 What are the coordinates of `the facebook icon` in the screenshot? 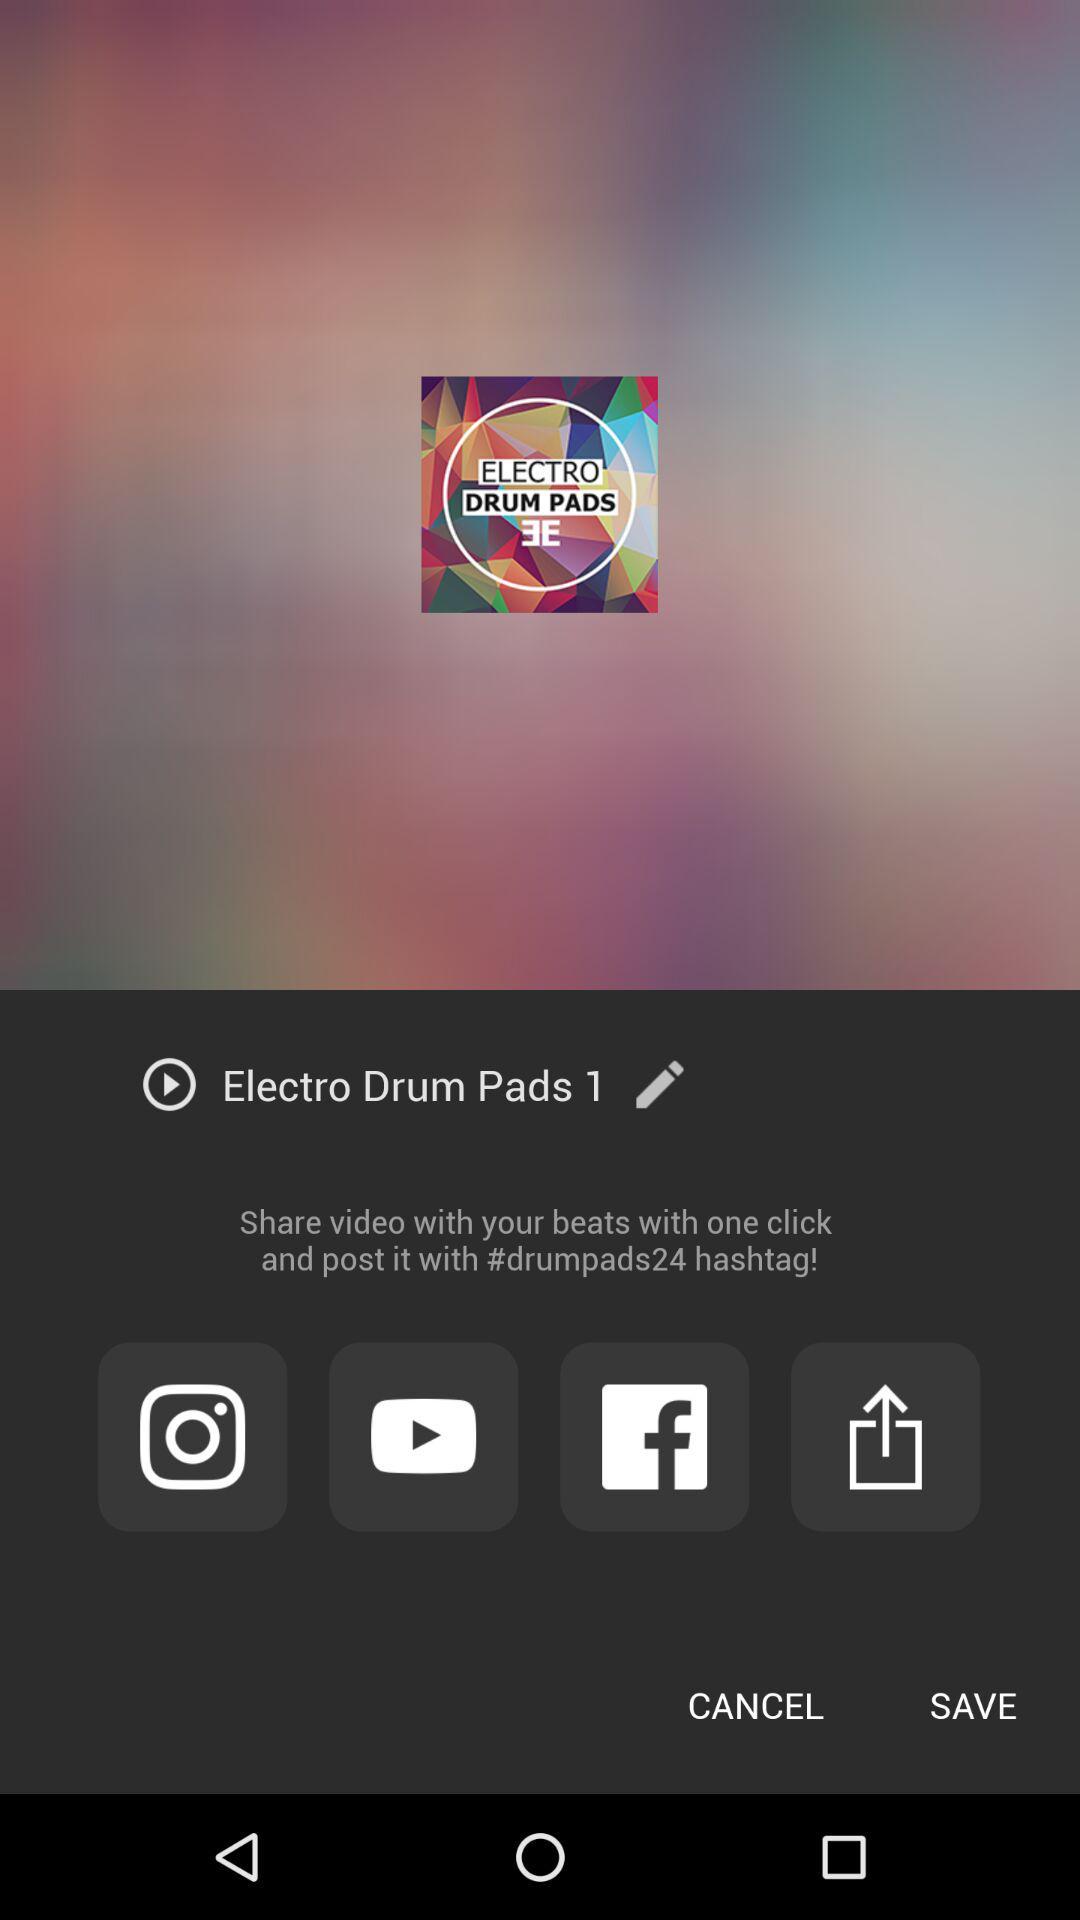 It's located at (654, 1536).